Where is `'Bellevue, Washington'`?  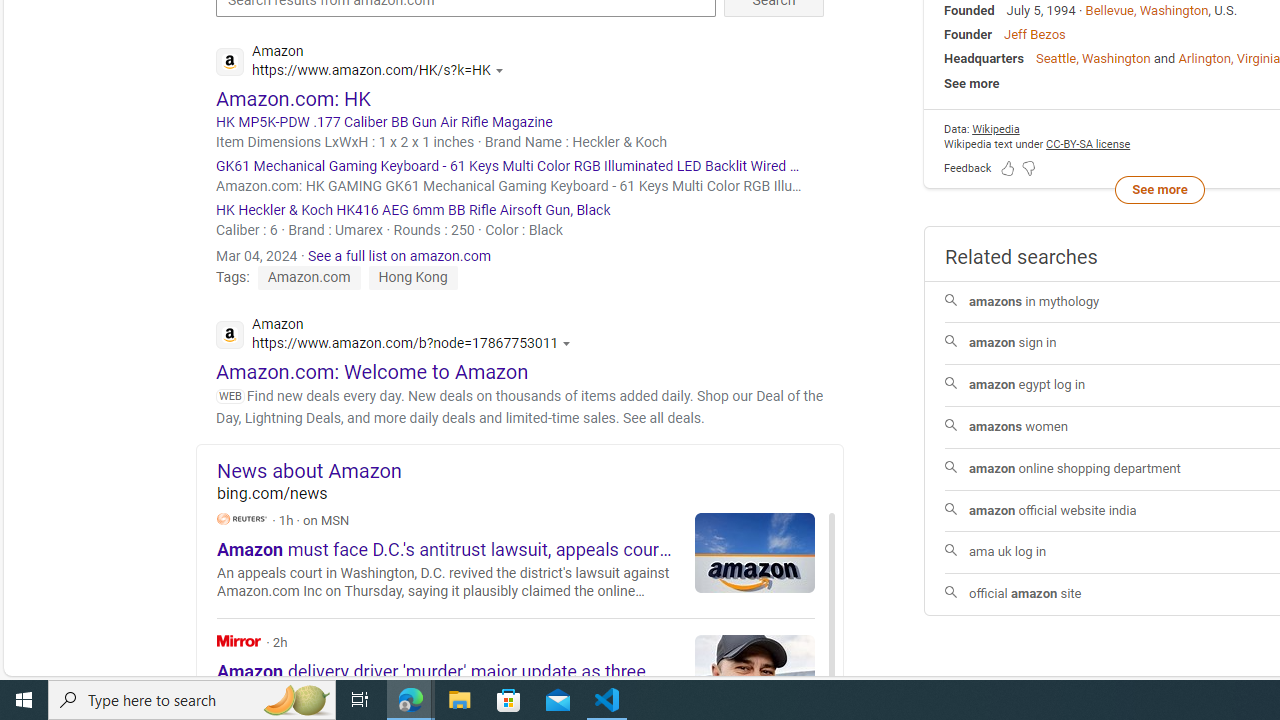 'Bellevue, Washington' is located at coordinates (1147, 10).